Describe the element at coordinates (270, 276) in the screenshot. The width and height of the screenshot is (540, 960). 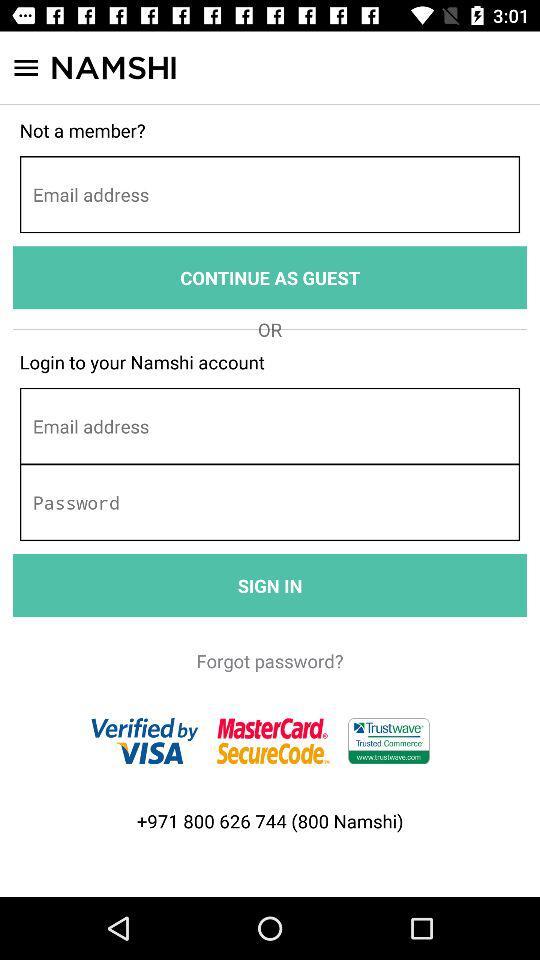
I see `the continue as guest` at that location.